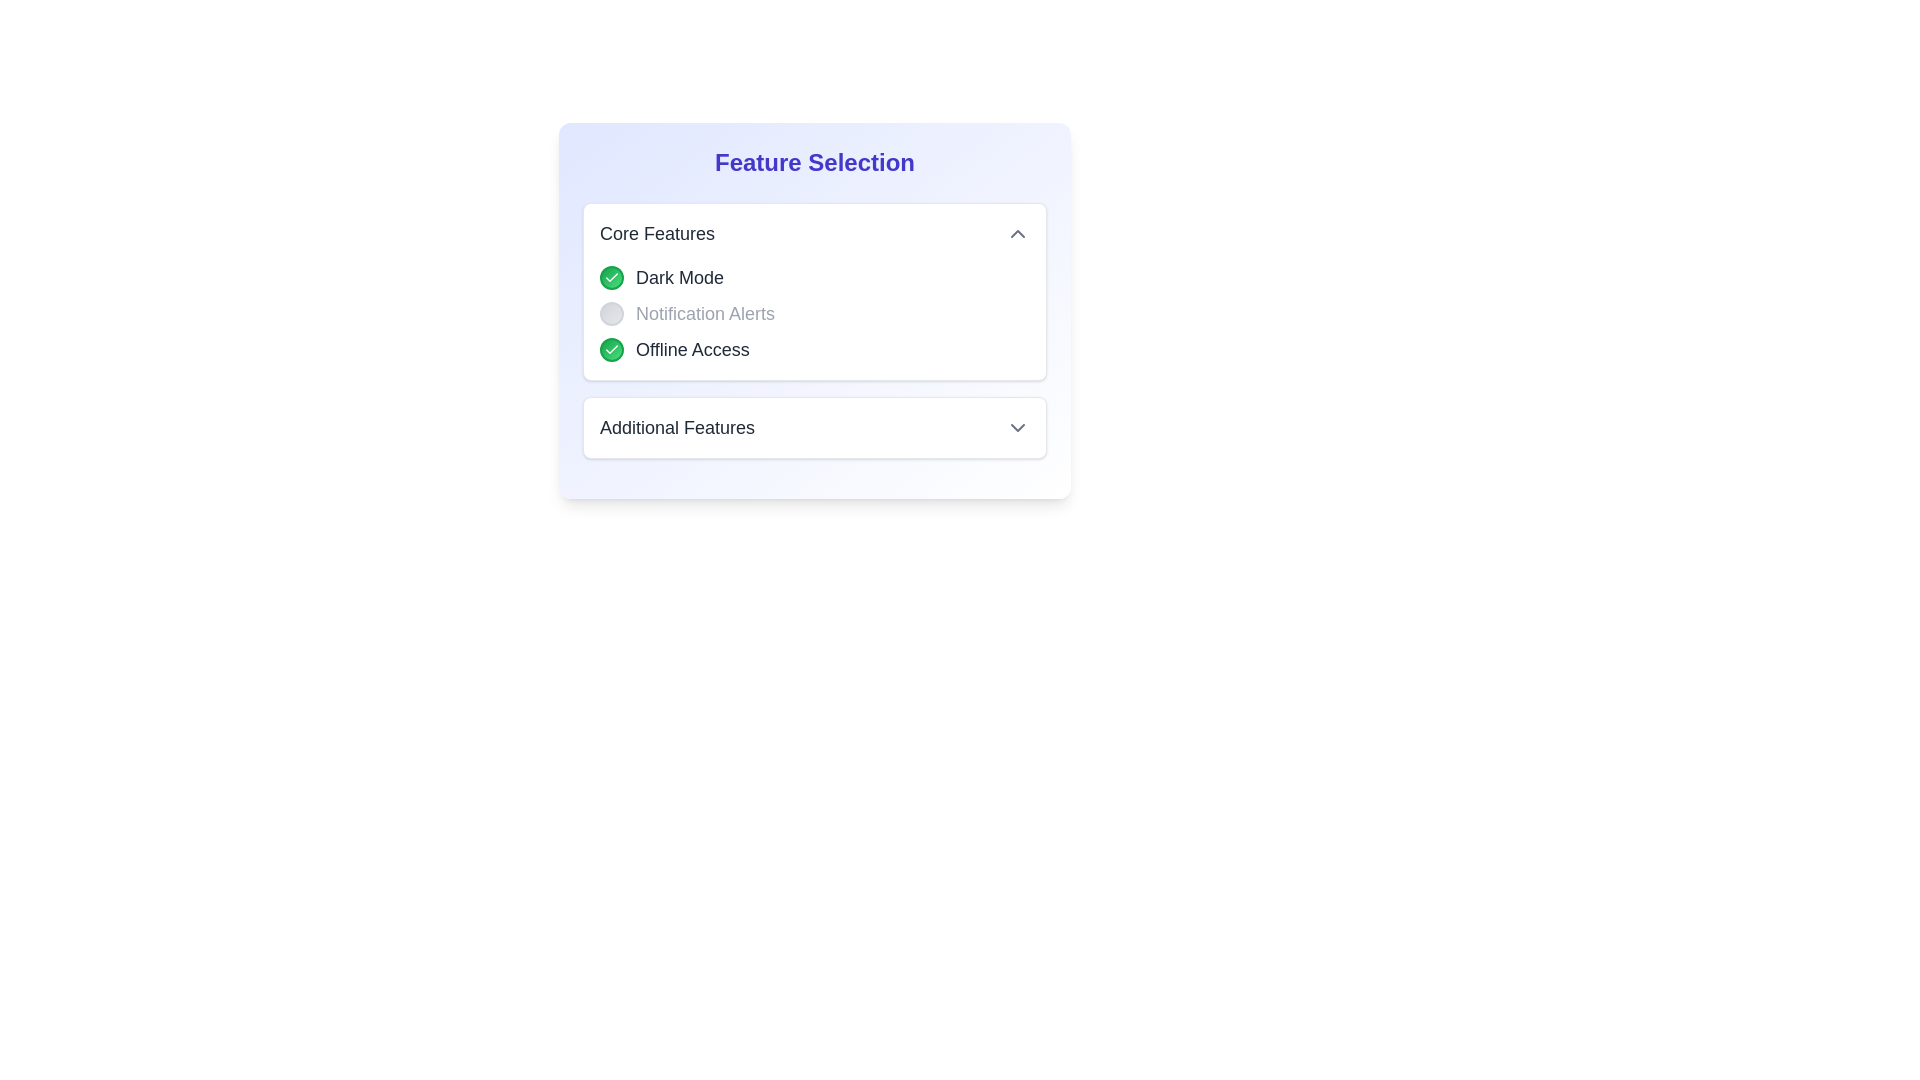  Describe the element at coordinates (705, 313) in the screenshot. I see `the static text label displaying 'Notification Alerts' located under the 'Core Features' section, positioned to the right of a circular icon` at that location.